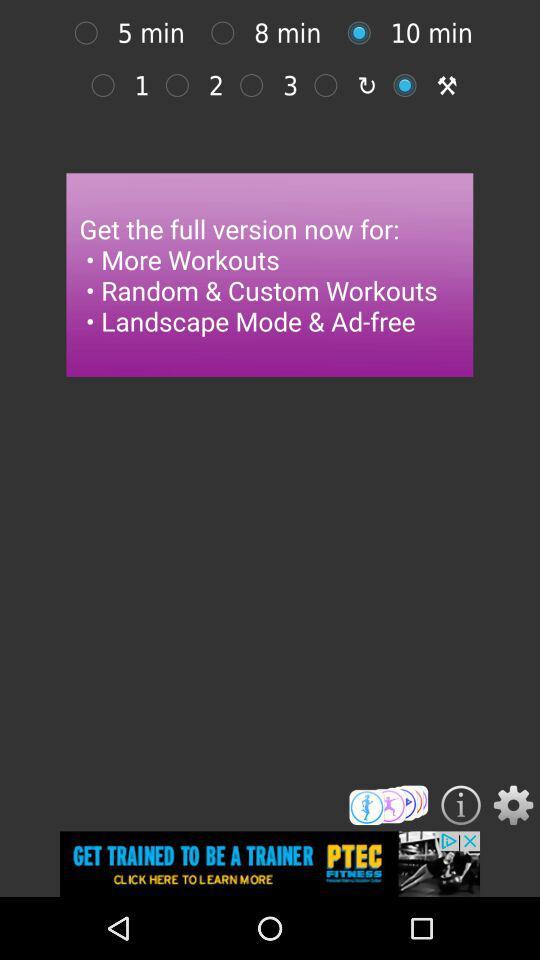 This screenshot has width=540, height=960. I want to click on 3, so click(256, 85).